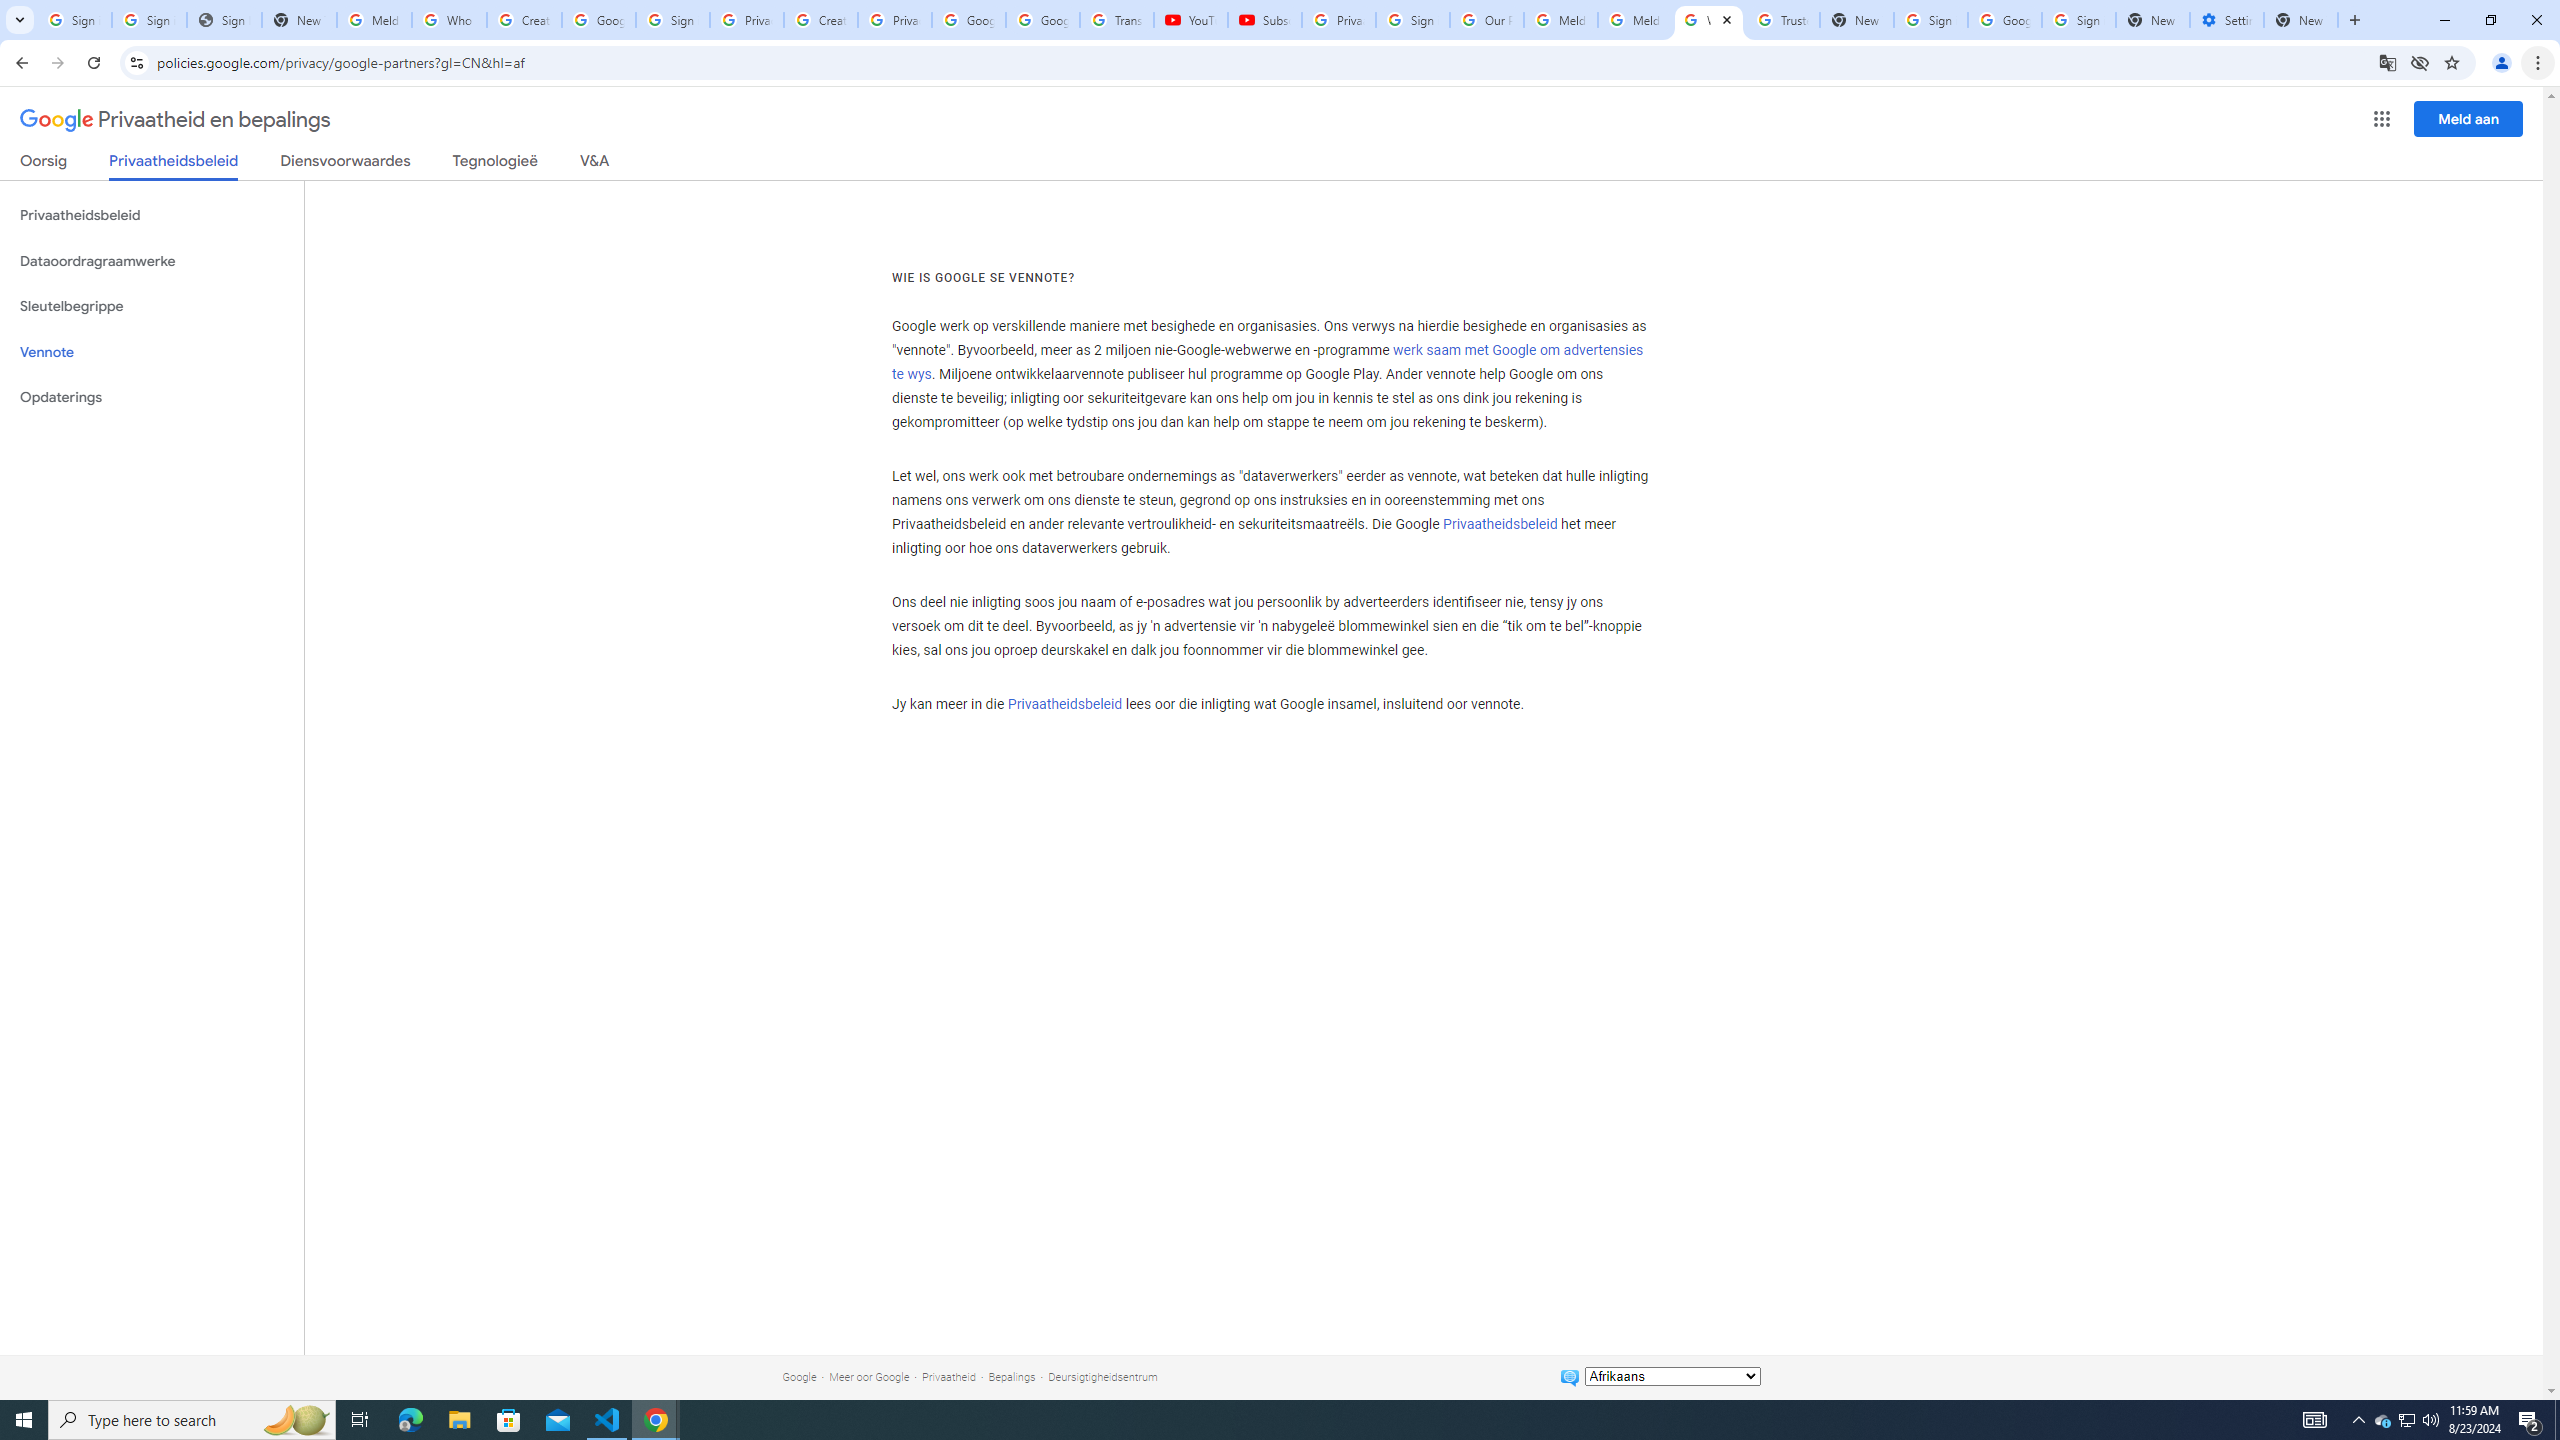 Image resolution: width=2560 pixels, height=1440 pixels. Describe the element at coordinates (2003, 19) in the screenshot. I see `'Google Cybersecurity Innovations - Google Safety Center'` at that location.